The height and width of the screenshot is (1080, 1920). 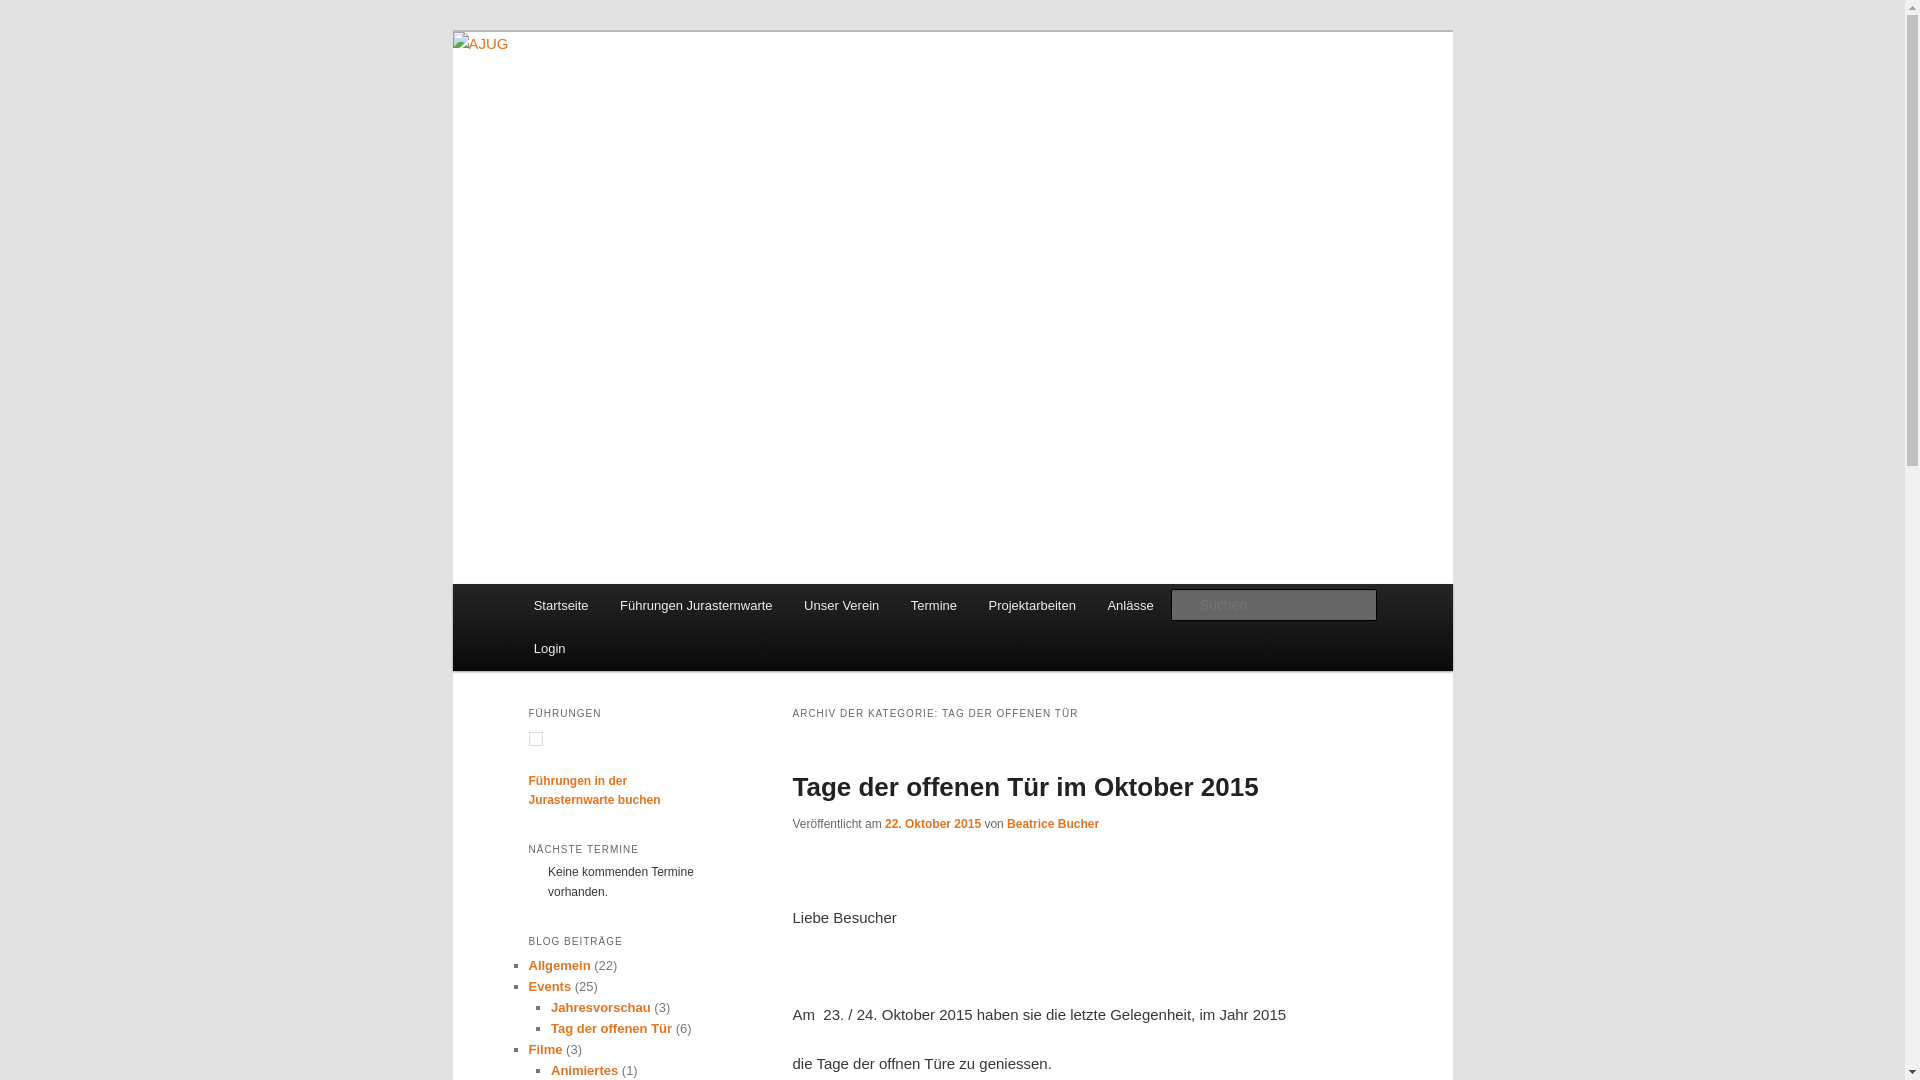 I want to click on 'Animiertes', so click(x=551, y=1069).